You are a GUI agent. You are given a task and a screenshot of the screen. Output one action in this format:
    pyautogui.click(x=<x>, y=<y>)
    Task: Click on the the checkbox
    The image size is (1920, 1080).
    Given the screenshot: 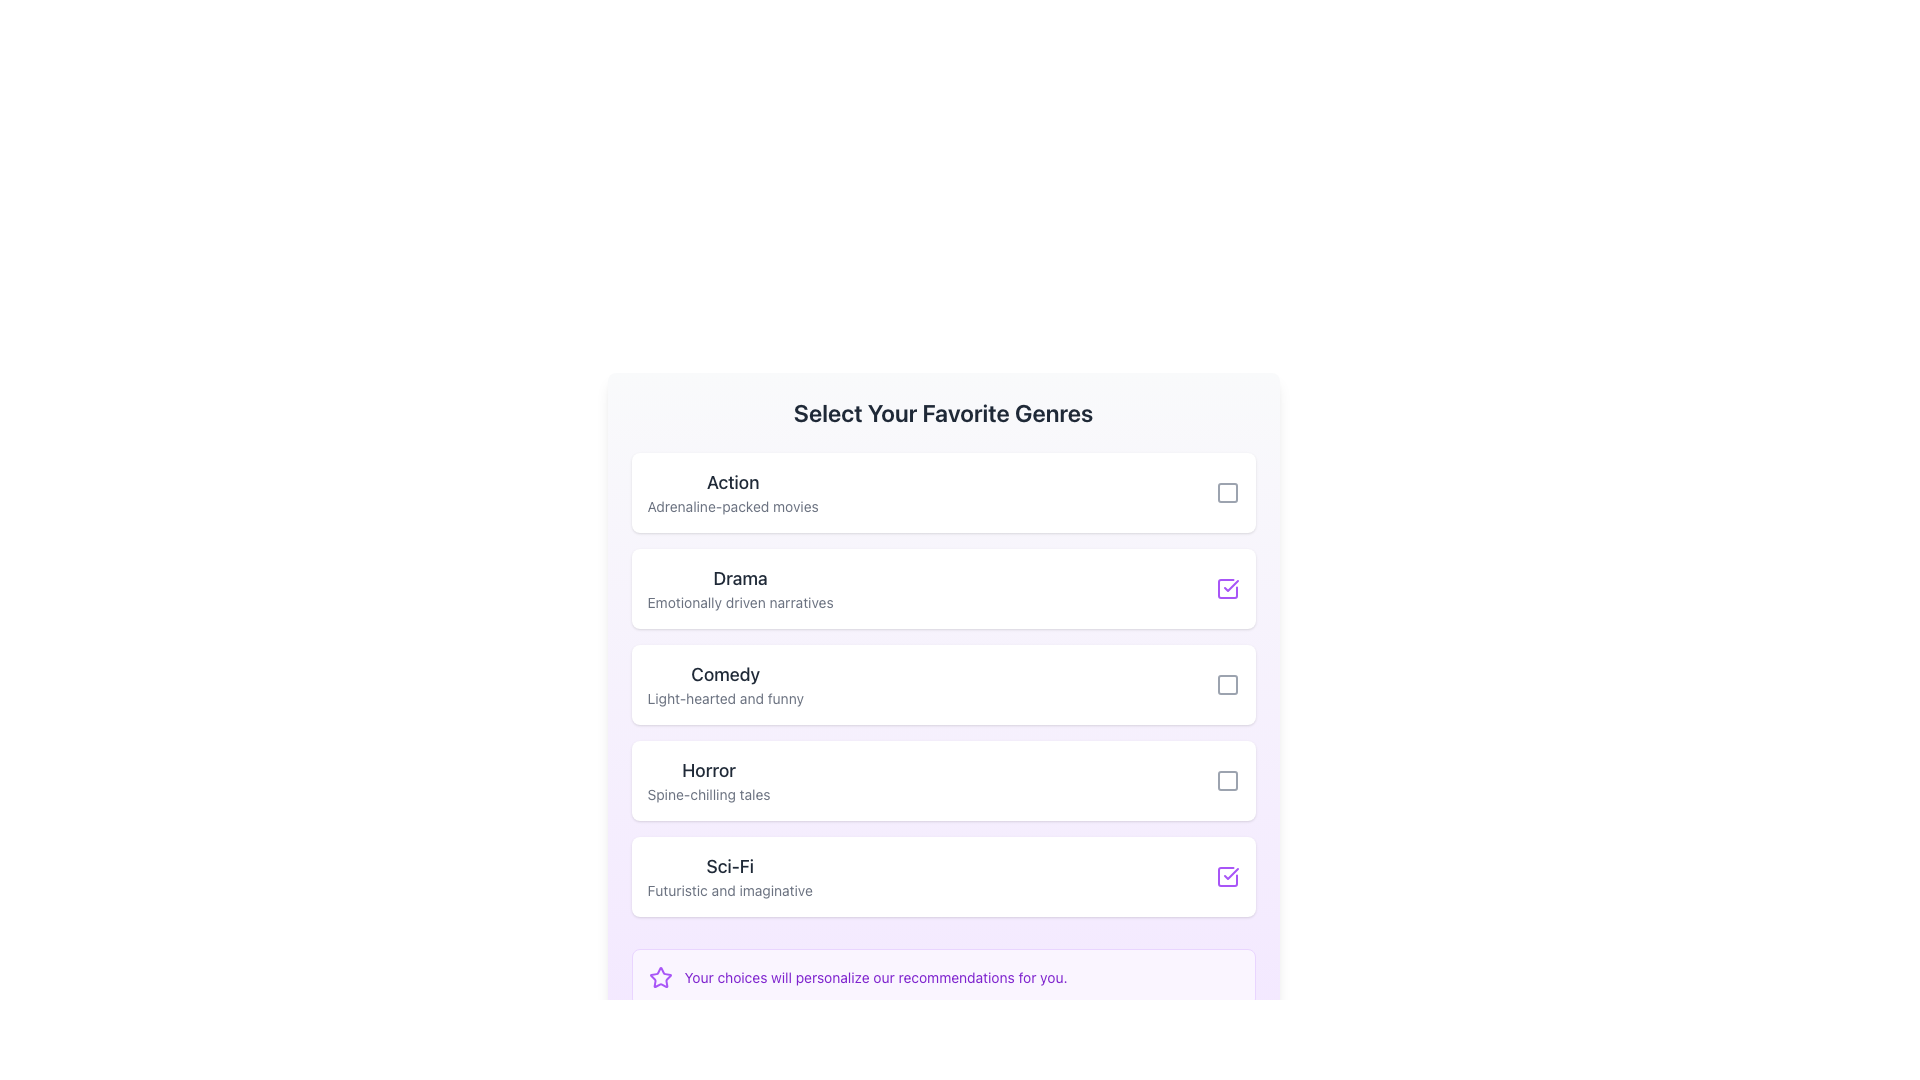 What is the action you would take?
    pyautogui.click(x=1226, y=779)
    